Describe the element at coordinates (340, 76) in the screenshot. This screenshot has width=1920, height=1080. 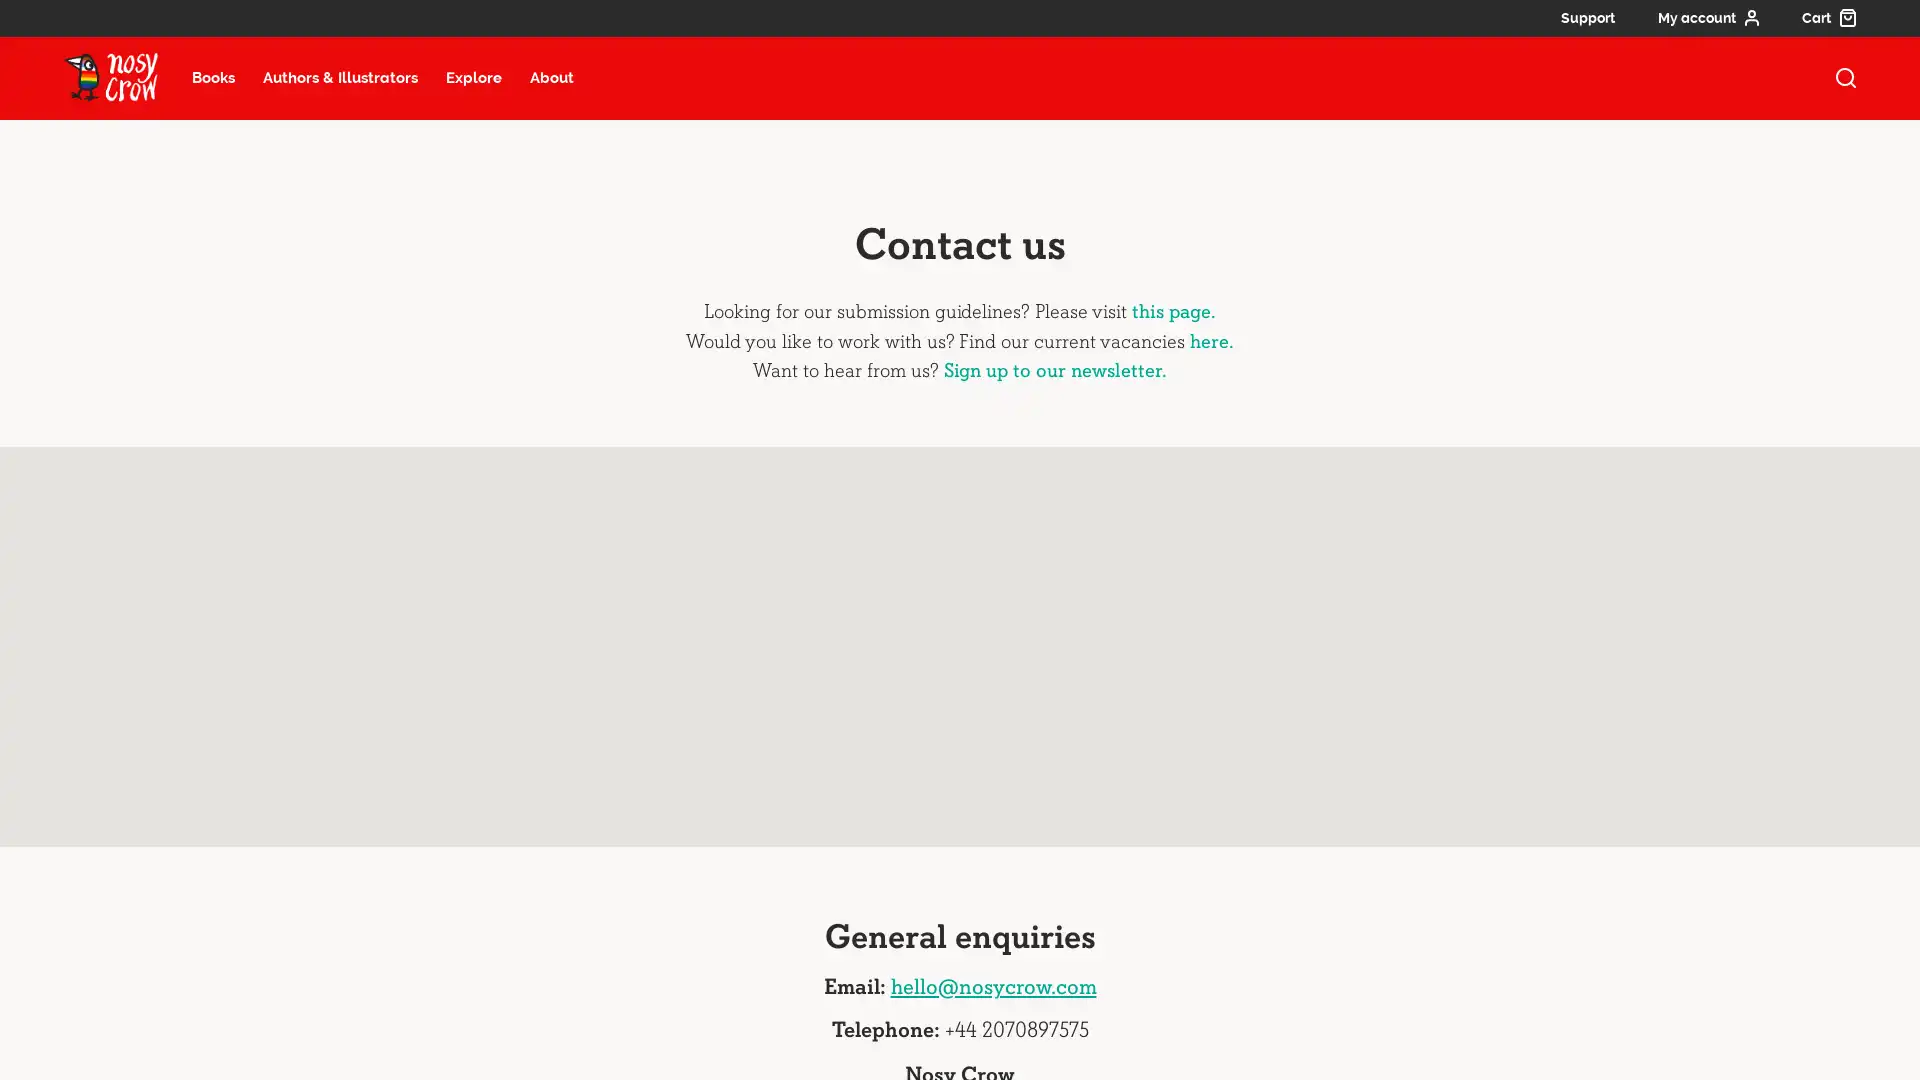
I see `Authors and illustrators menu item, select to open Authors and illustrators submenu (27 items)` at that location.